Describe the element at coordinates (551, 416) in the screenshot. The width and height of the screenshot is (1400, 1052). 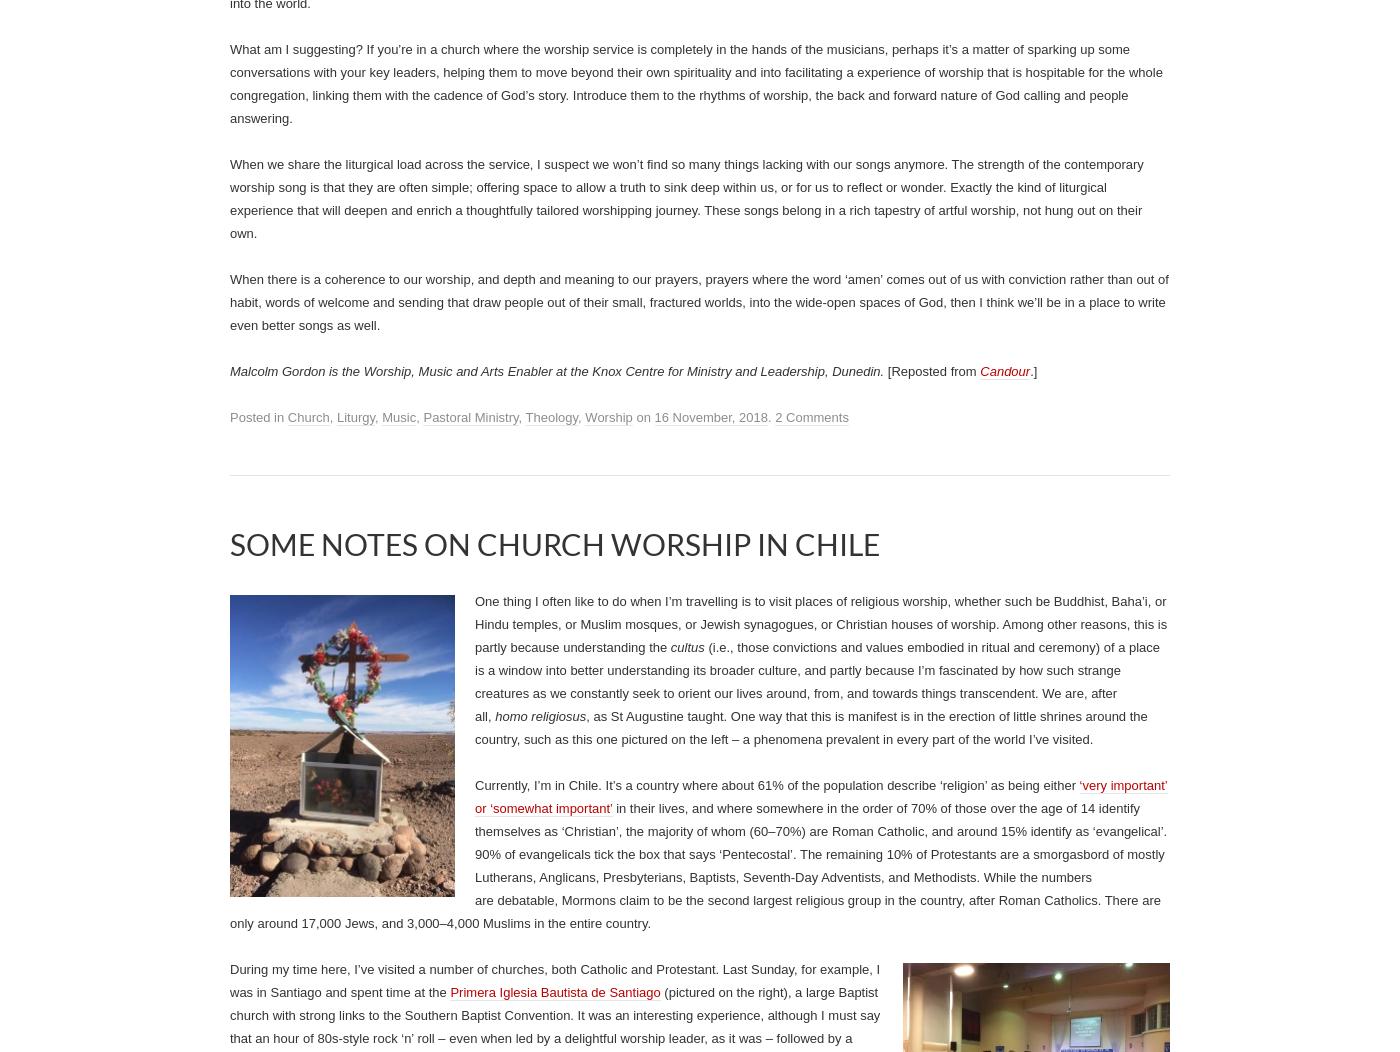
I see `'Theology'` at that location.